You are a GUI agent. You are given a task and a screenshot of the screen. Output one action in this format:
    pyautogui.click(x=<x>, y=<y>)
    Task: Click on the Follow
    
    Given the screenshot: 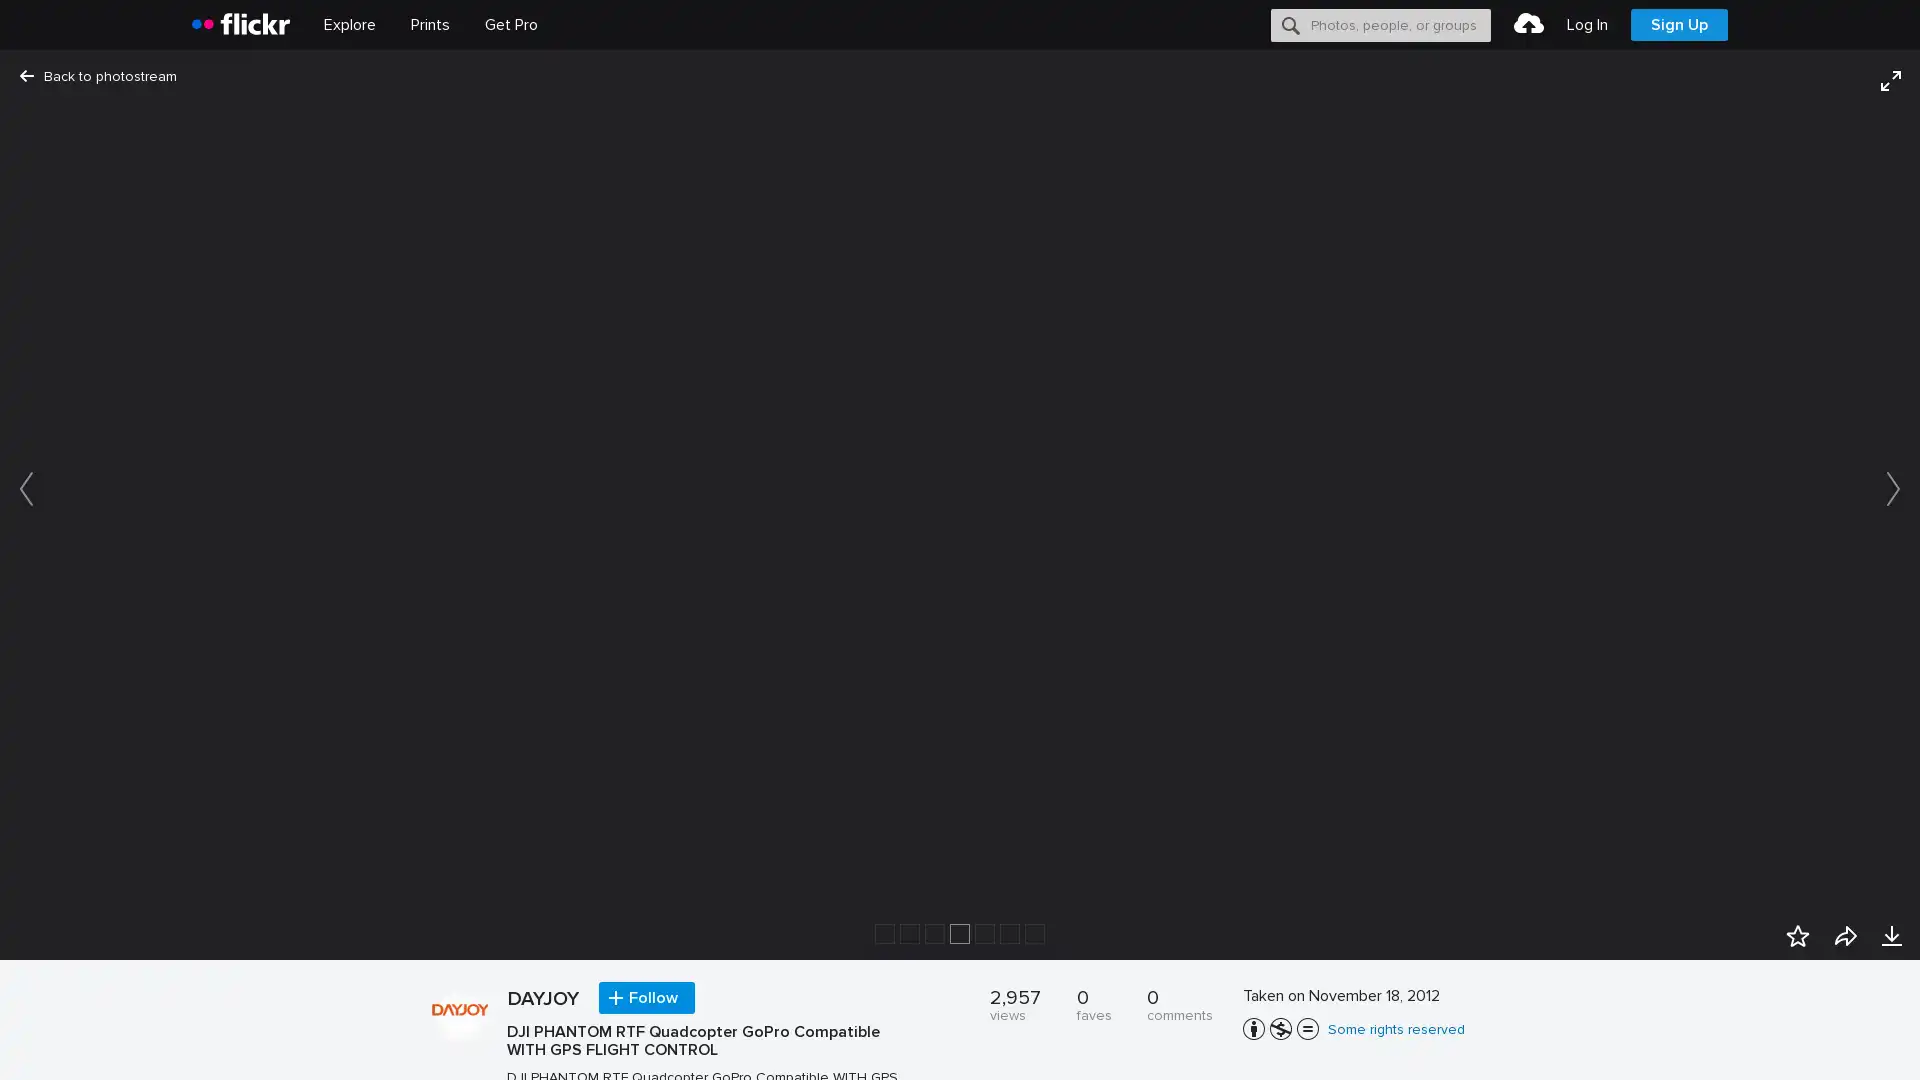 What is the action you would take?
    pyautogui.click(x=647, y=998)
    